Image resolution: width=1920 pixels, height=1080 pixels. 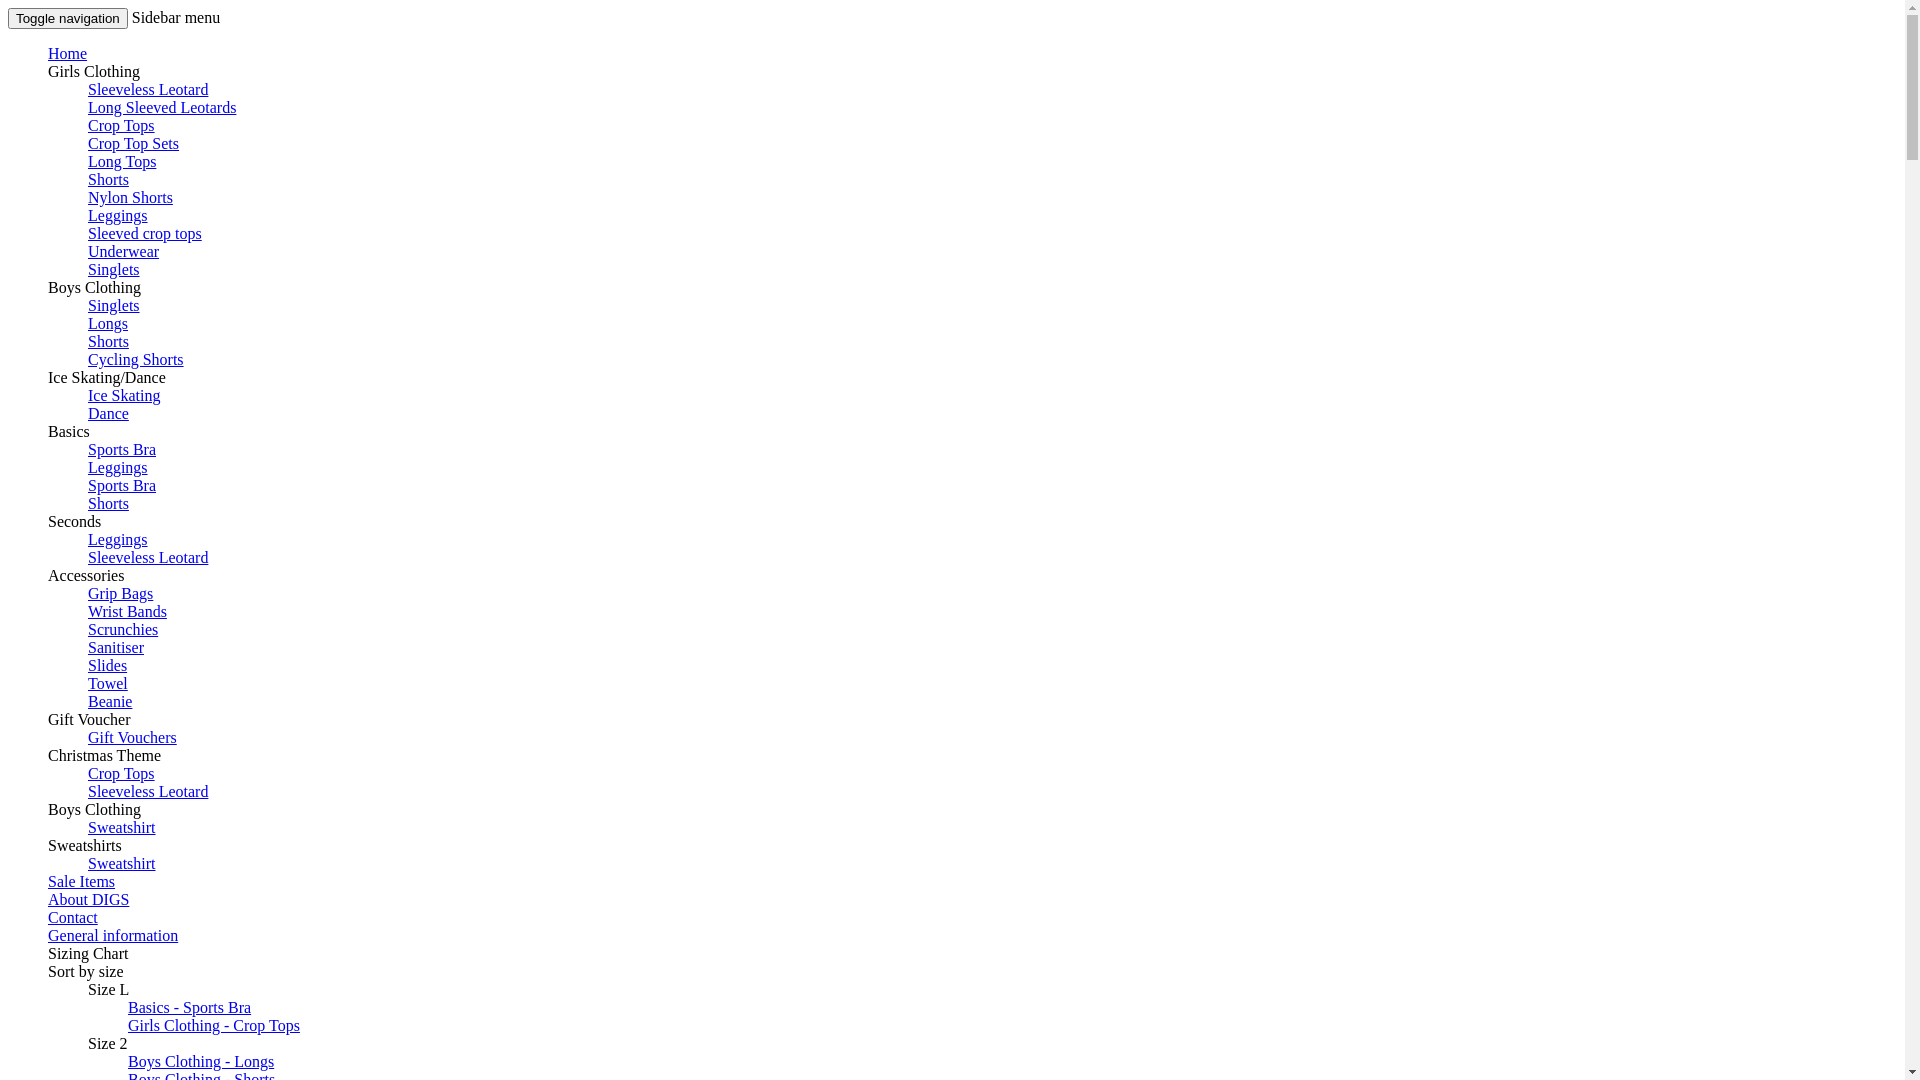 I want to click on 'Girls Clothing - Crop Tops', so click(x=214, y=1025).